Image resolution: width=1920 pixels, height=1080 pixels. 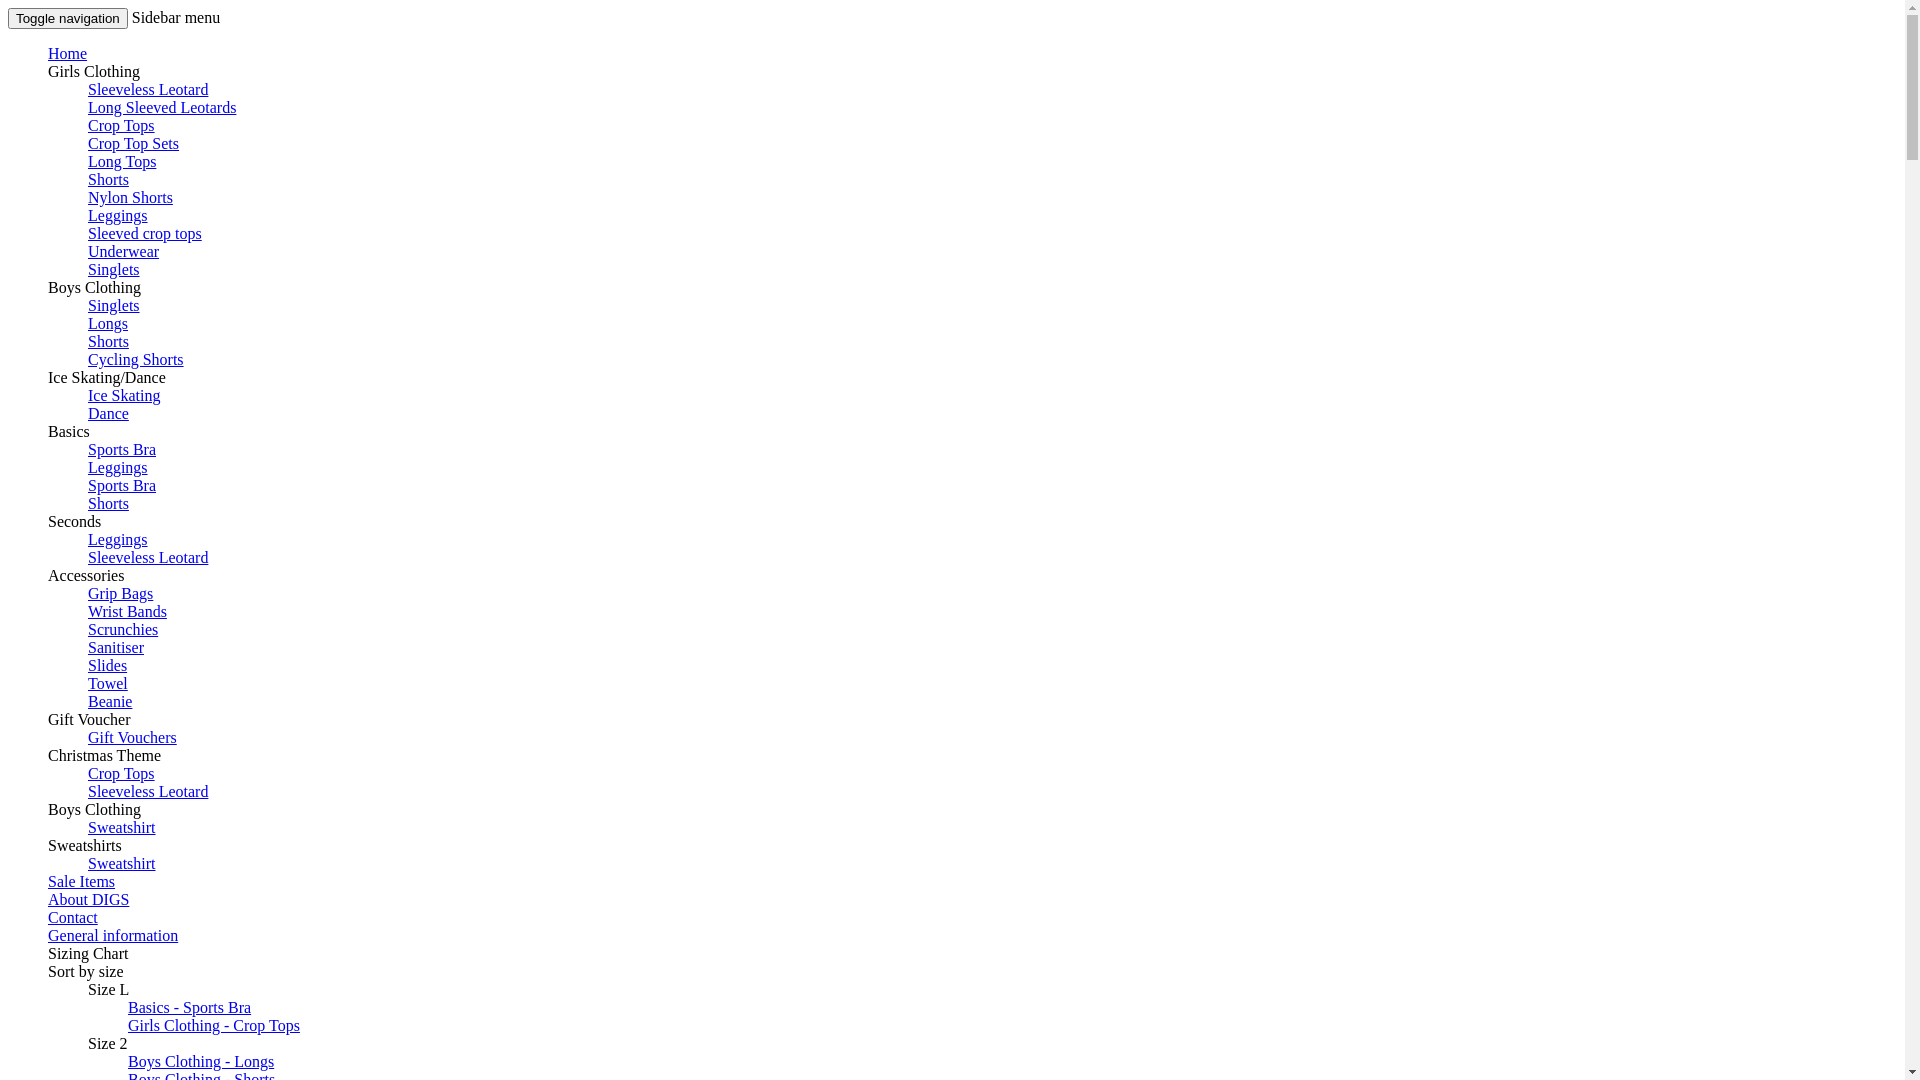 I want to click on 'Girls Clothing - Crop Tops', so click(x=214, y=1025).